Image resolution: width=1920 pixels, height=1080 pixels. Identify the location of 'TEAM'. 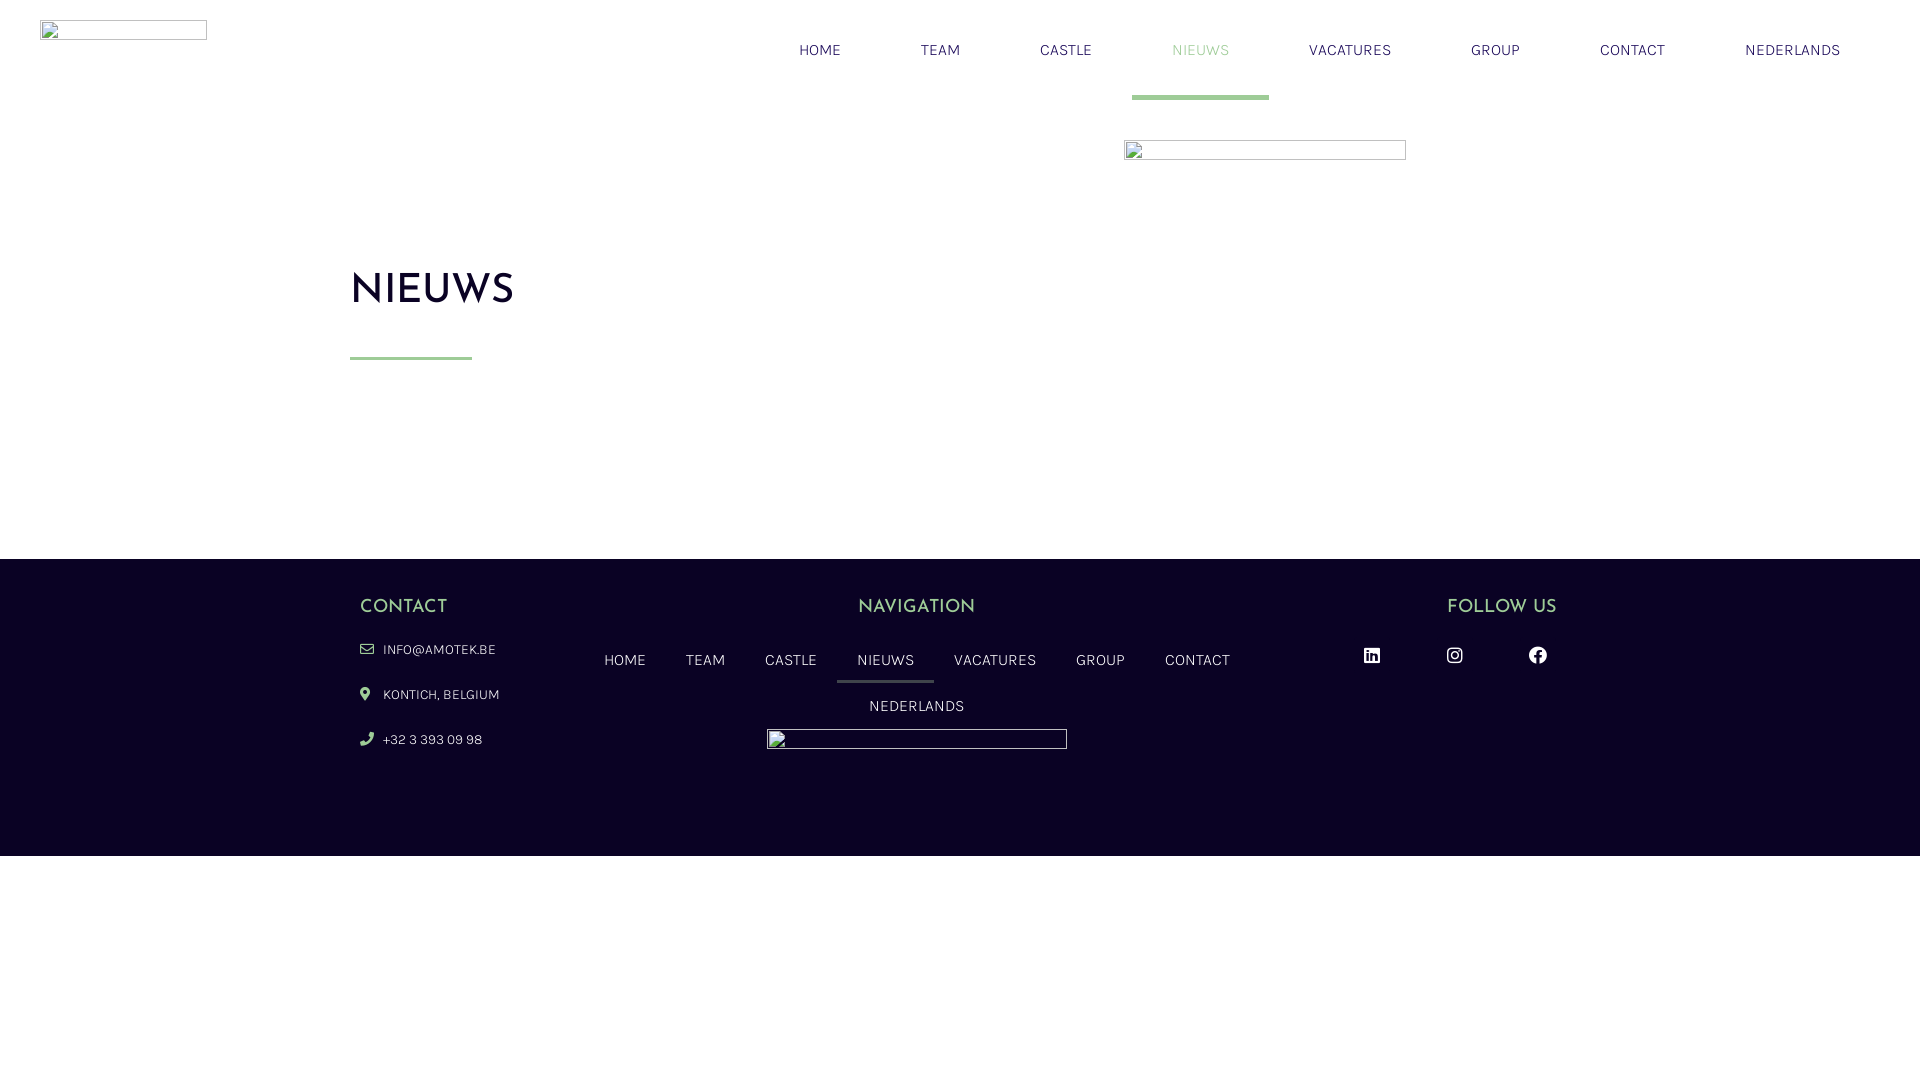
(705, 659).